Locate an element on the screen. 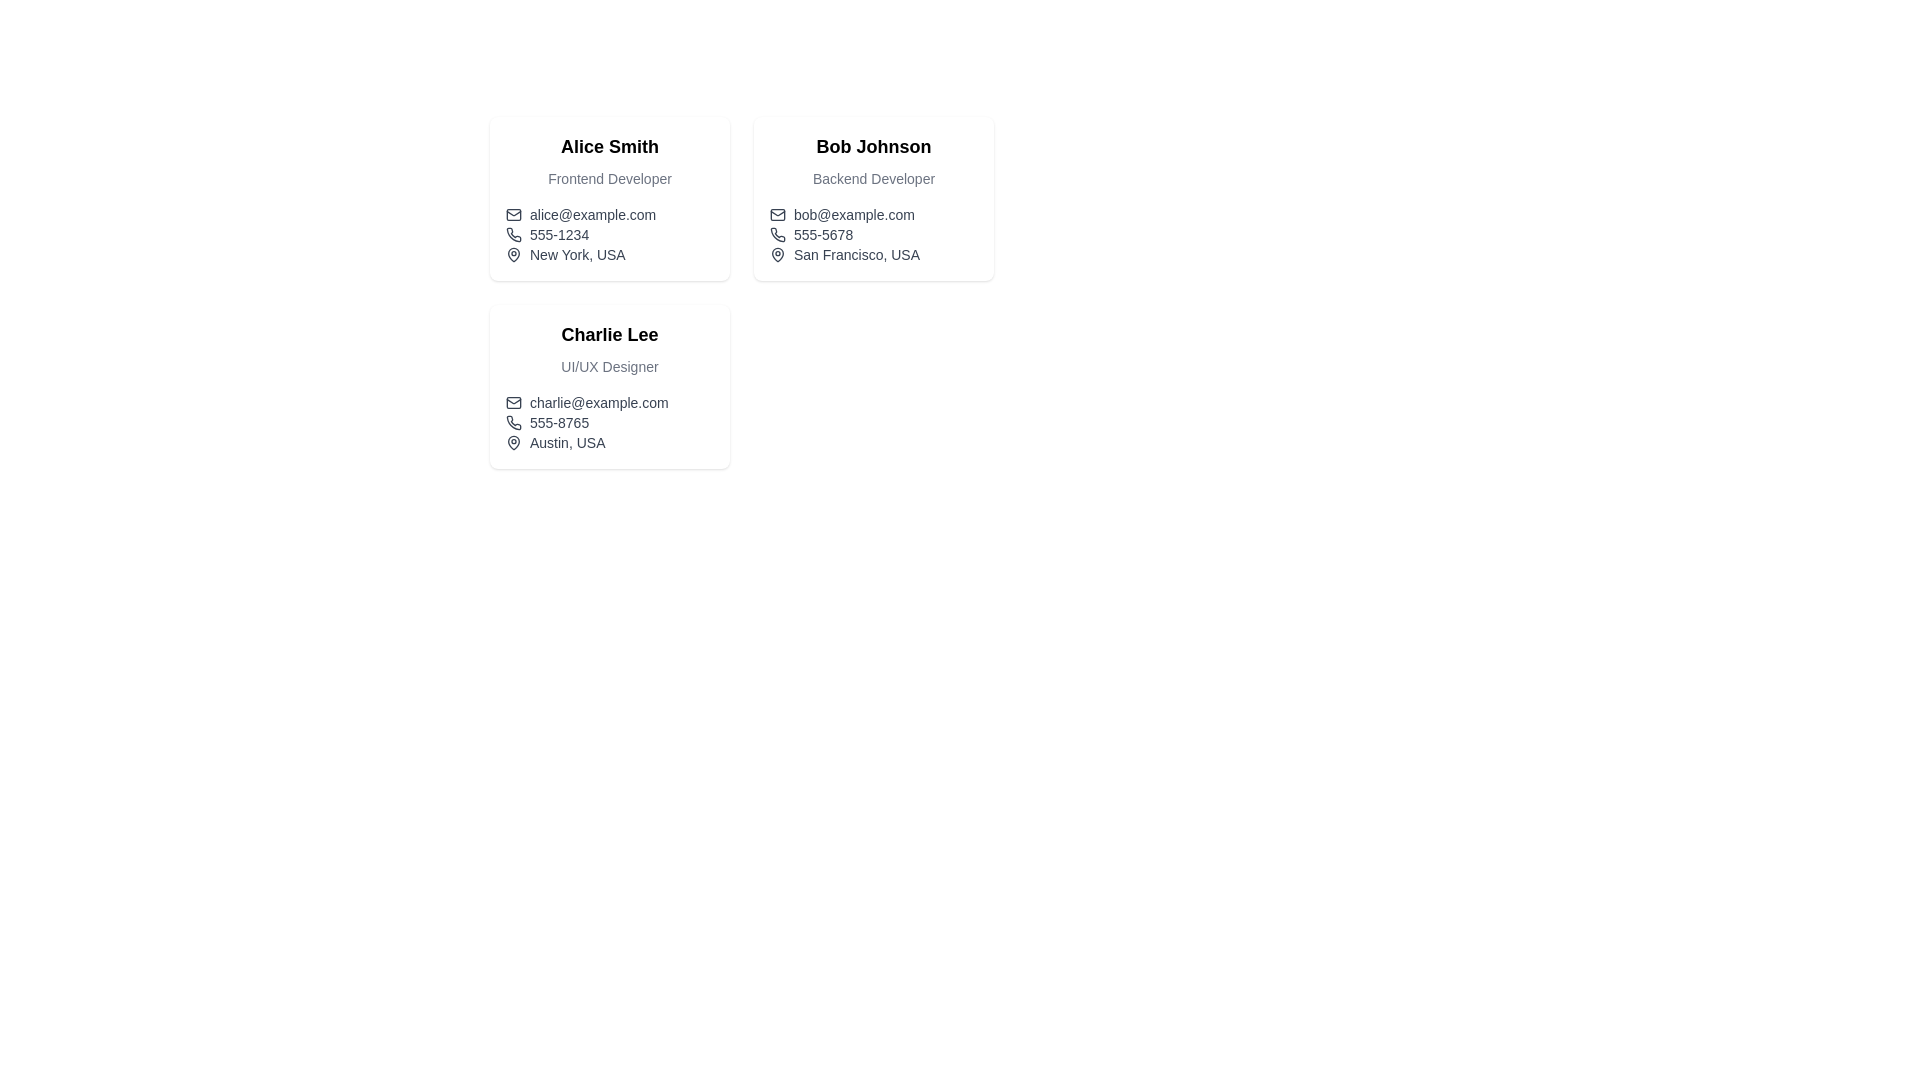 The image size is (1920, 1080). text label displaying 'UI/UX Designer' which is positioned below the name 'Charlie Lee' in a user card, centrally aligned and presented in a small, gray font is located at coordinates (608, 366).